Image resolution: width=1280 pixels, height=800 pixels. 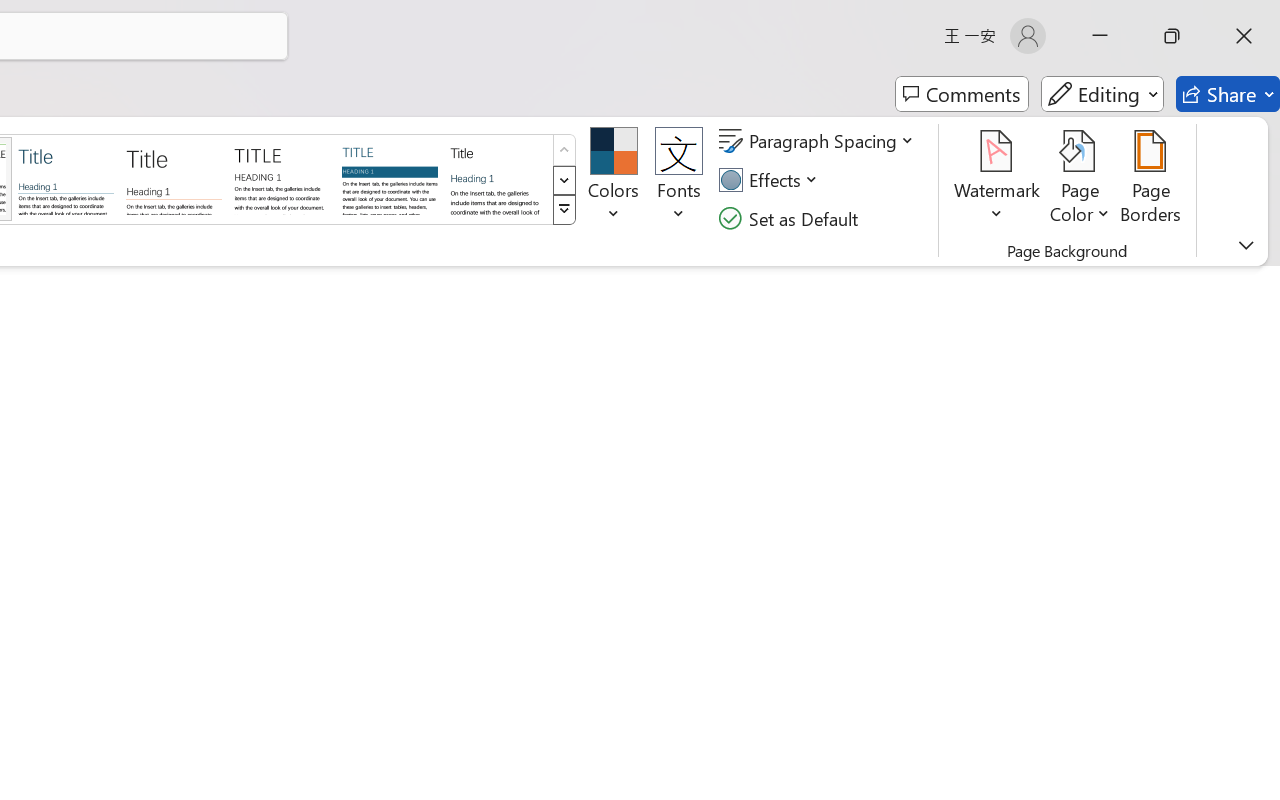 I want to click on 'Effects', so click(x=770, y=179).